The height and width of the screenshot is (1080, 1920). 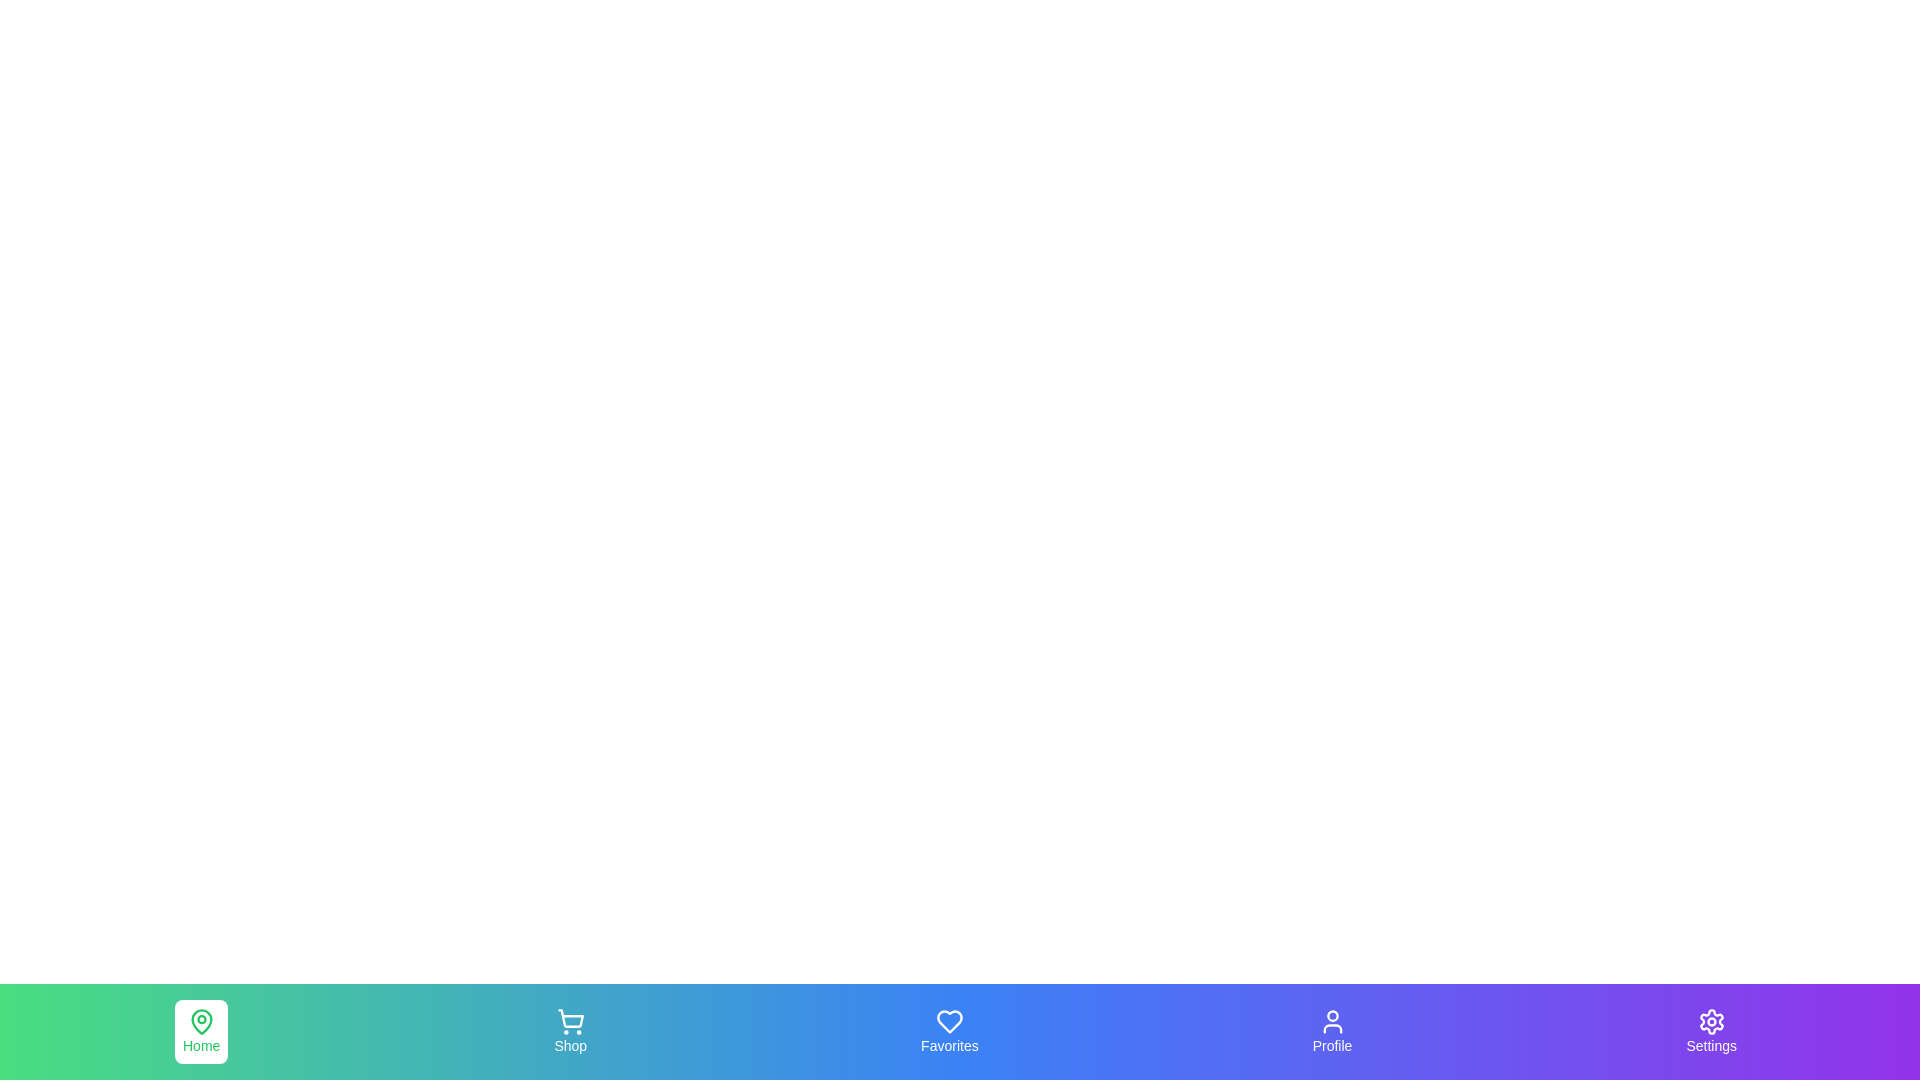 I want to click on the tab icon for Profile for visual inspection, so click(x=1331, y=1032).